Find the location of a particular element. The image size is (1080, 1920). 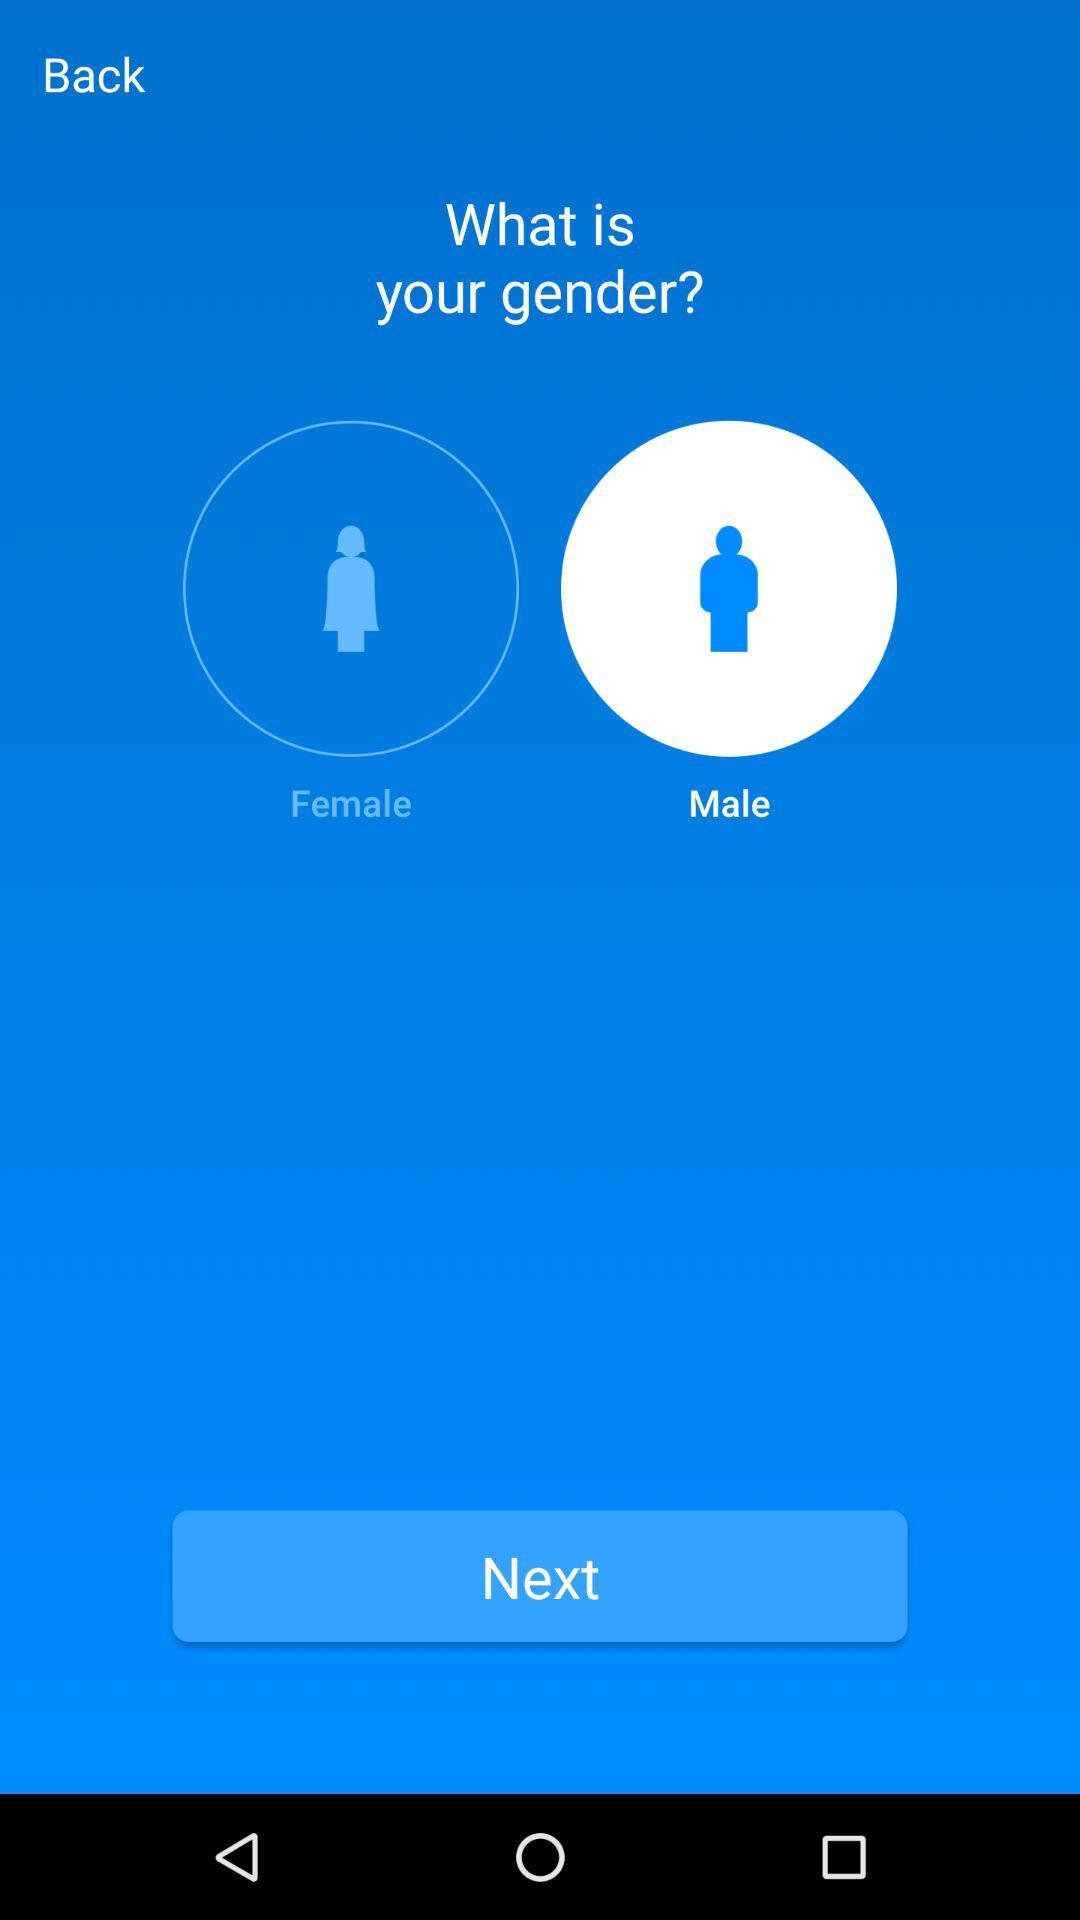

item next to male is located at coordinates (350, 623).